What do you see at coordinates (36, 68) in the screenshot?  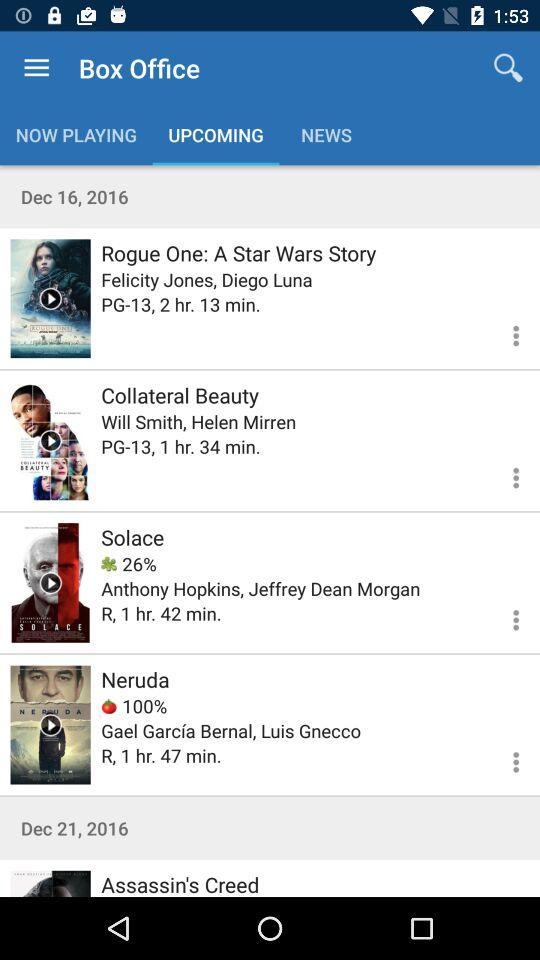 I see `app to the left of the box office` at bounding box center [36, 68].